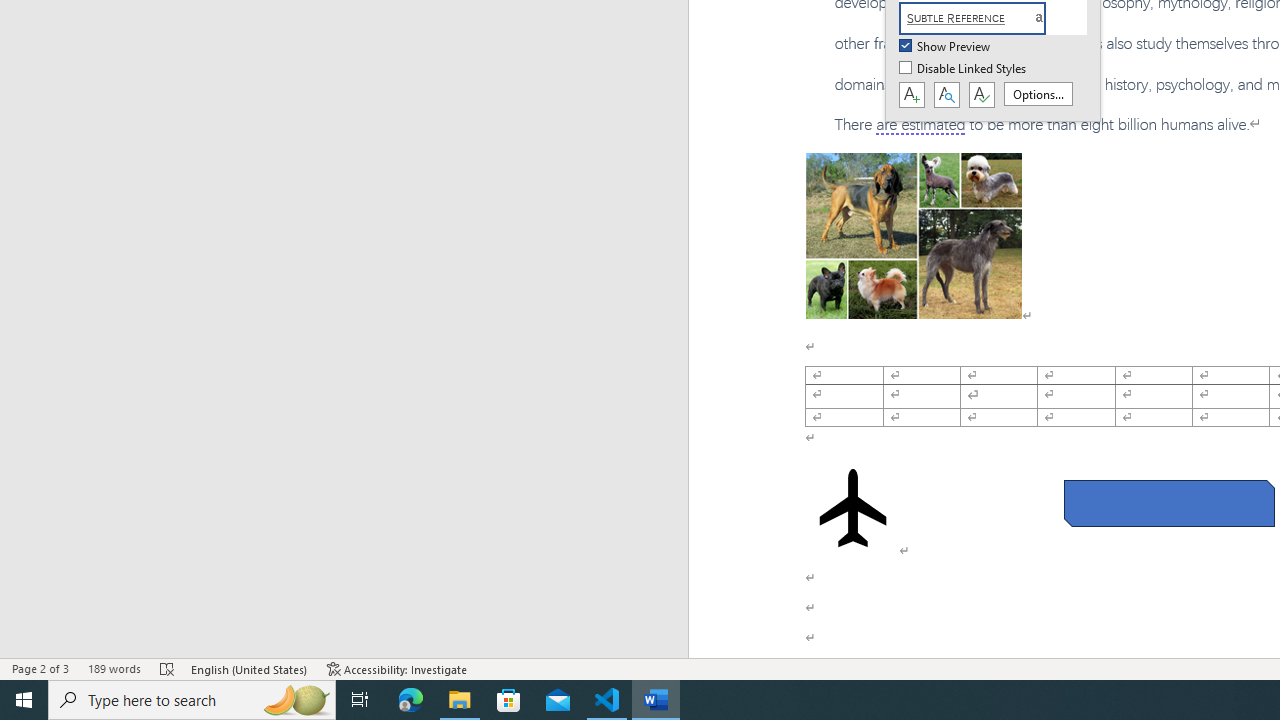 Image resolution: width=1280 pixels, height=720 pixels. What do you see at coordinates (945, 46) in the screenshot?
I see `'Show Preview'` at bounding box center [945, 46].